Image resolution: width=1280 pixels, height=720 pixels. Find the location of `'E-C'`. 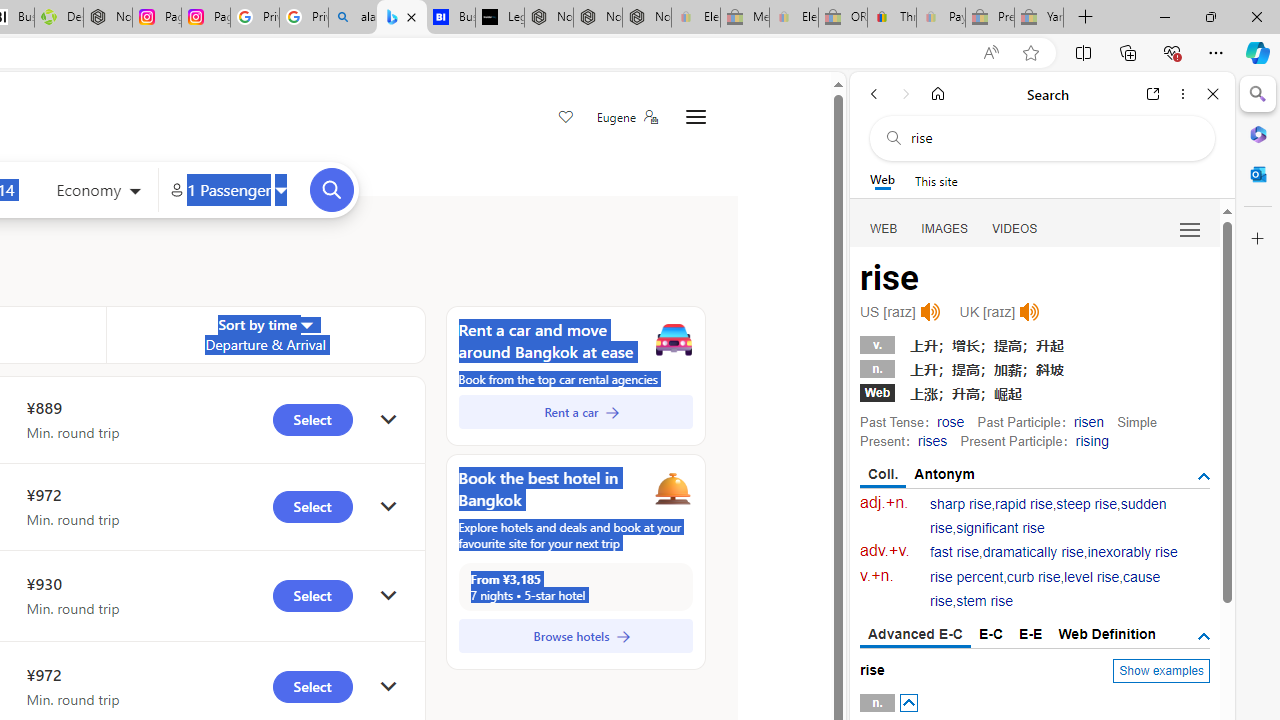

'E-C' is located at coordinates (991, 633).